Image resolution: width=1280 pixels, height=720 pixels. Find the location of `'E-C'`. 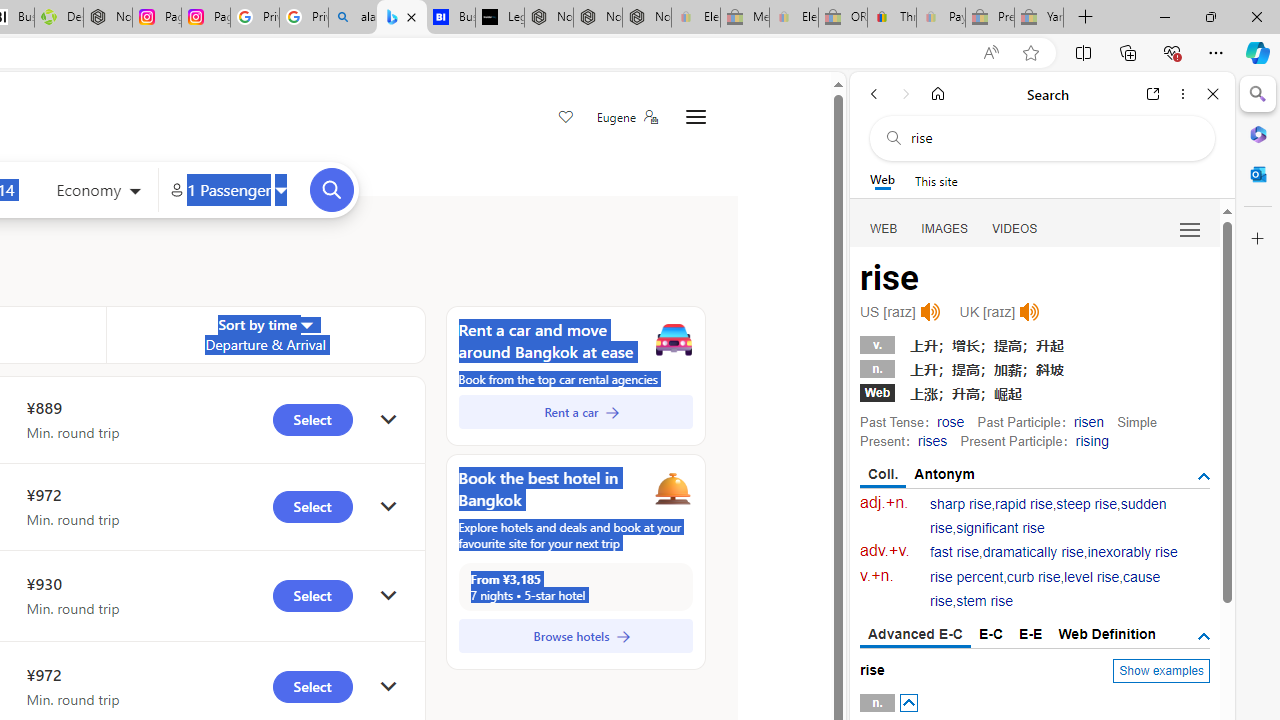

'E-C' is located at coordinates (991, 633).